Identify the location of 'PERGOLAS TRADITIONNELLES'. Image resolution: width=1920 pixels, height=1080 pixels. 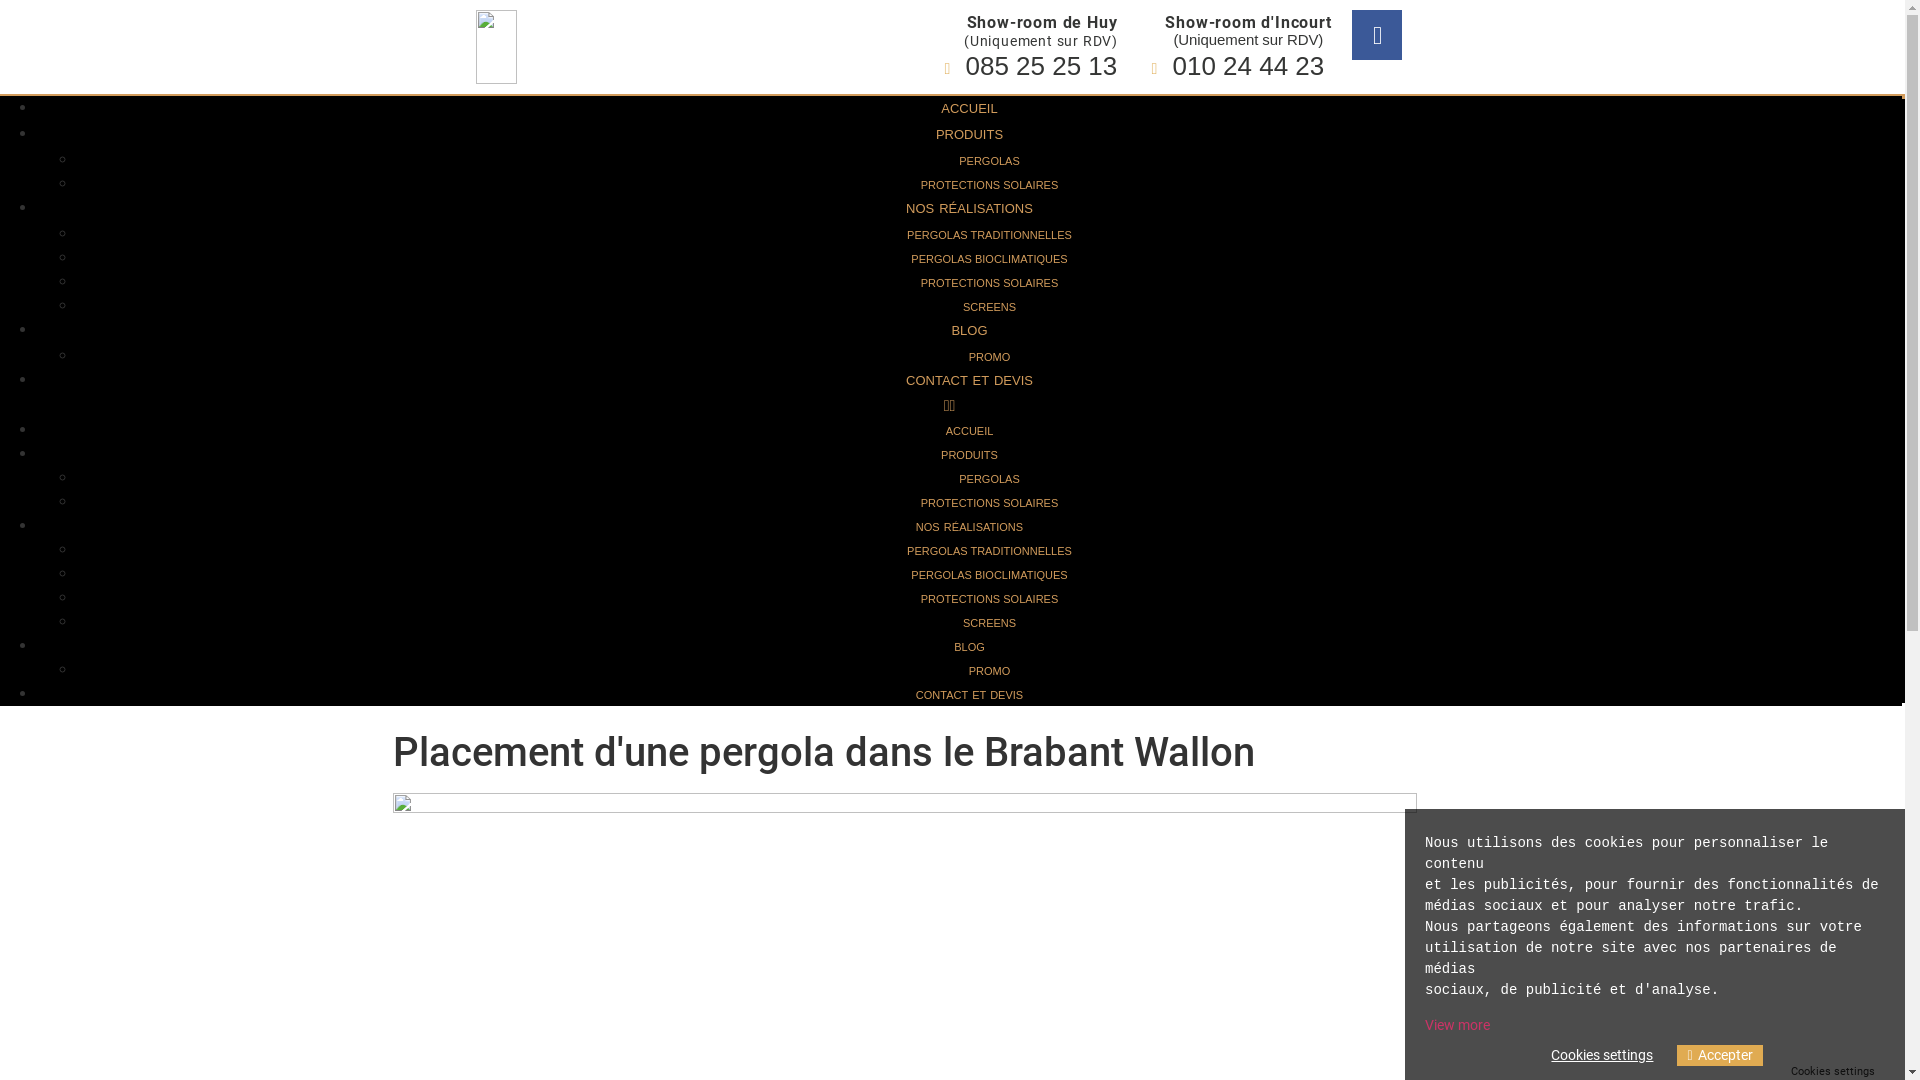
(989, 234).